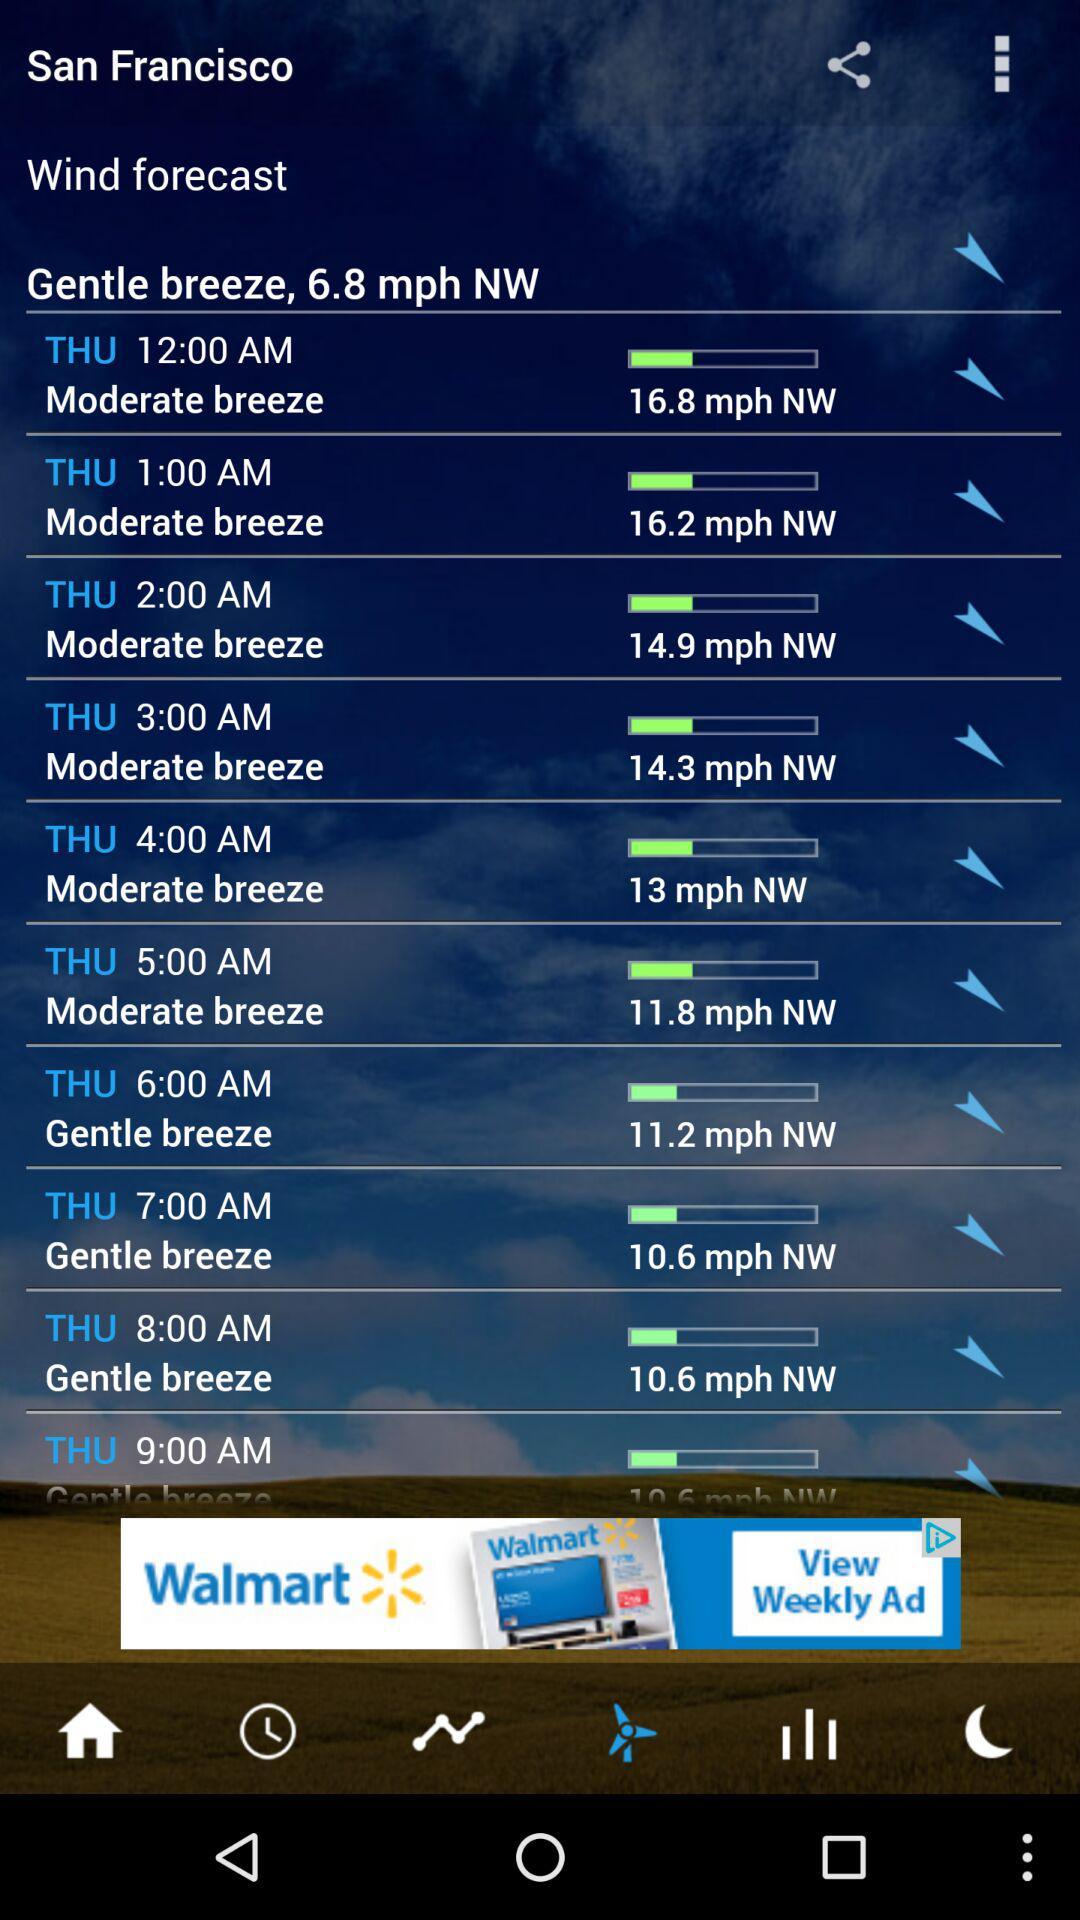 The width and height of the screenshot is (1080, 1920). I want to click on advertisement, so click(540, 1582).